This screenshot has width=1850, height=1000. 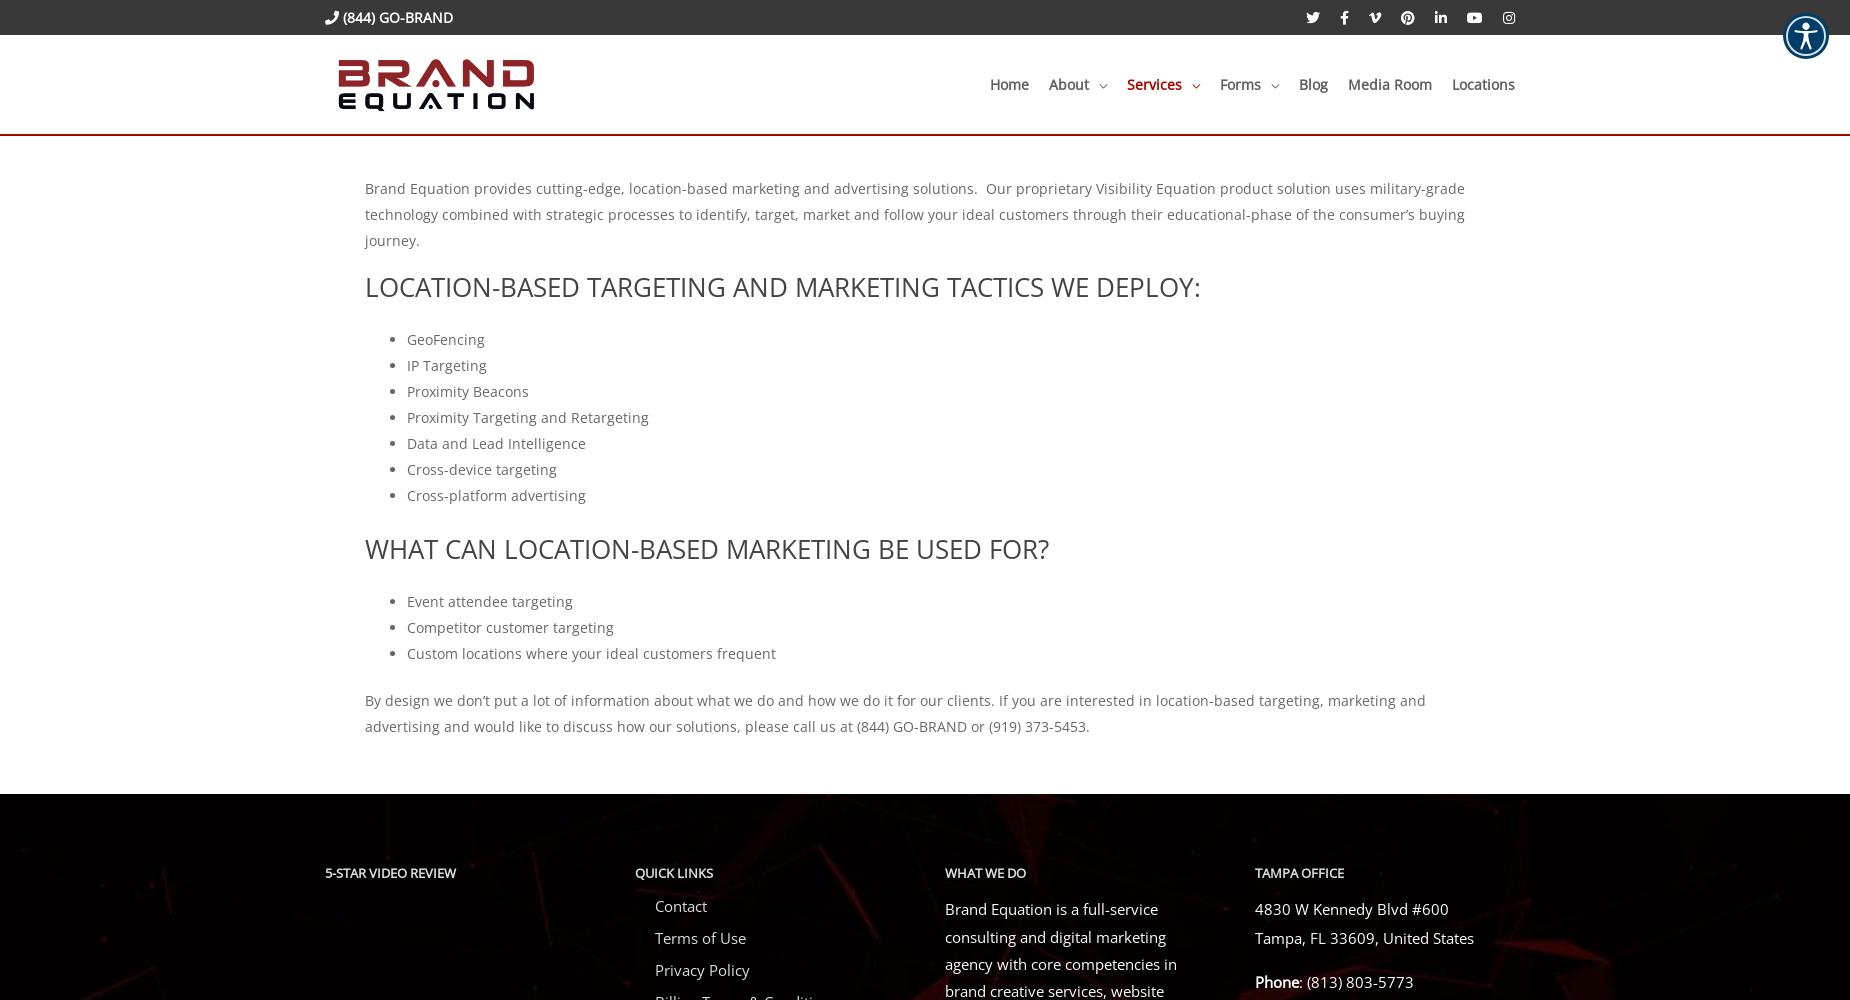 What do you see at coordinates (782, 286) in the screenshot?
I see `'LOCATION-BASED TARGETING AND MARKETING TACTICS WE DEPLOY:'` at bounding box center [782, 286].